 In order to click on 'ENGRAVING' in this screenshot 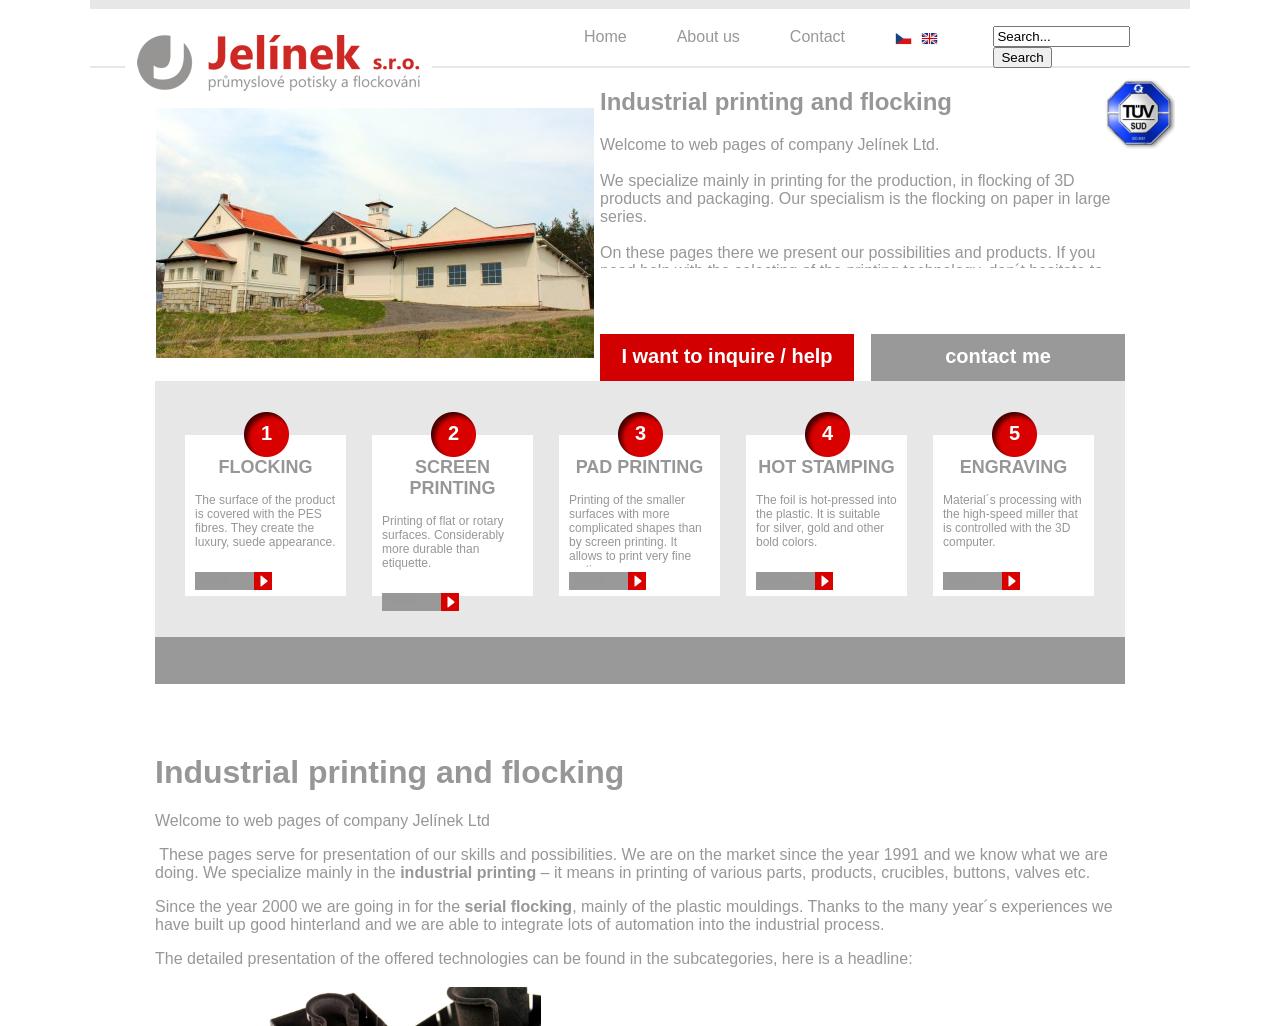, I will do `click(1012, 466)`.